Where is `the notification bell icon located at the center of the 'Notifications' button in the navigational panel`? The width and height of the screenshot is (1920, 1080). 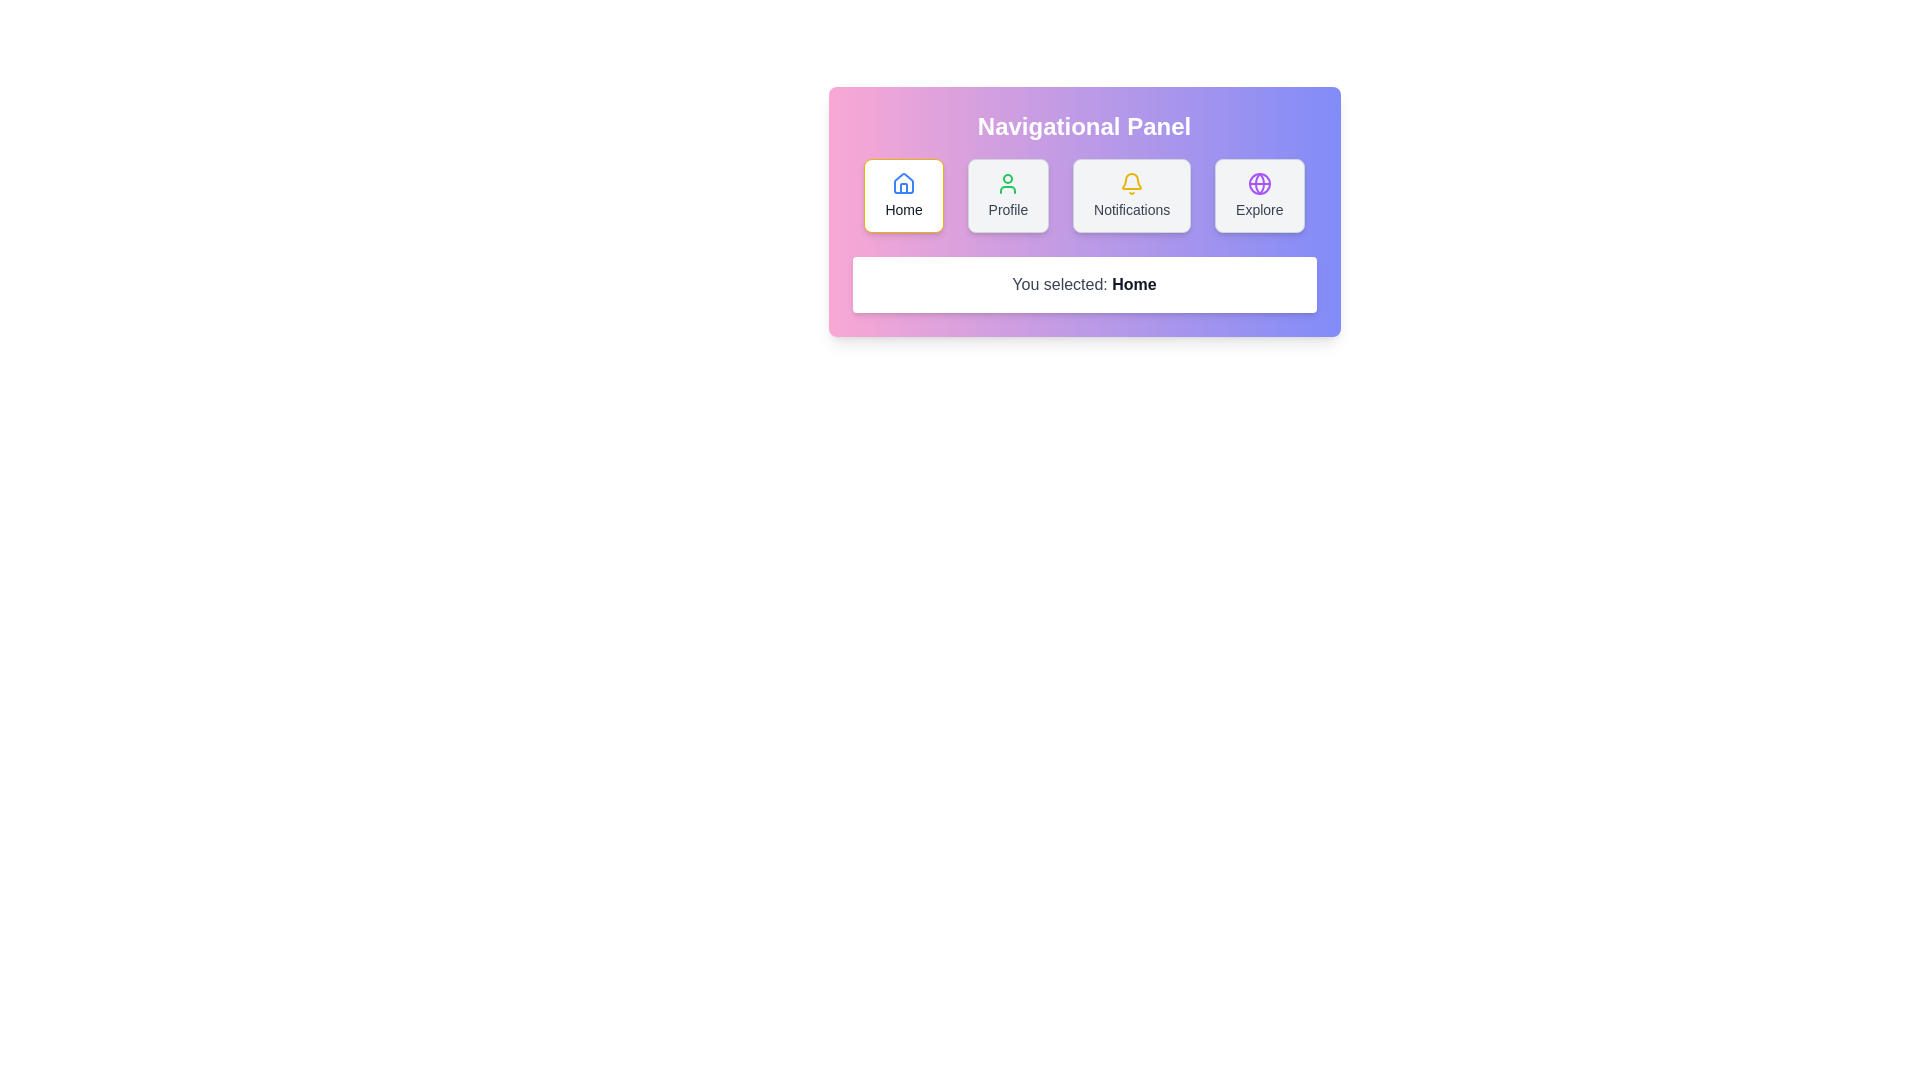
the notification bell icon located at the center of the 'Notifications' button in the navigational panel is located at coordinates (1132, 184).